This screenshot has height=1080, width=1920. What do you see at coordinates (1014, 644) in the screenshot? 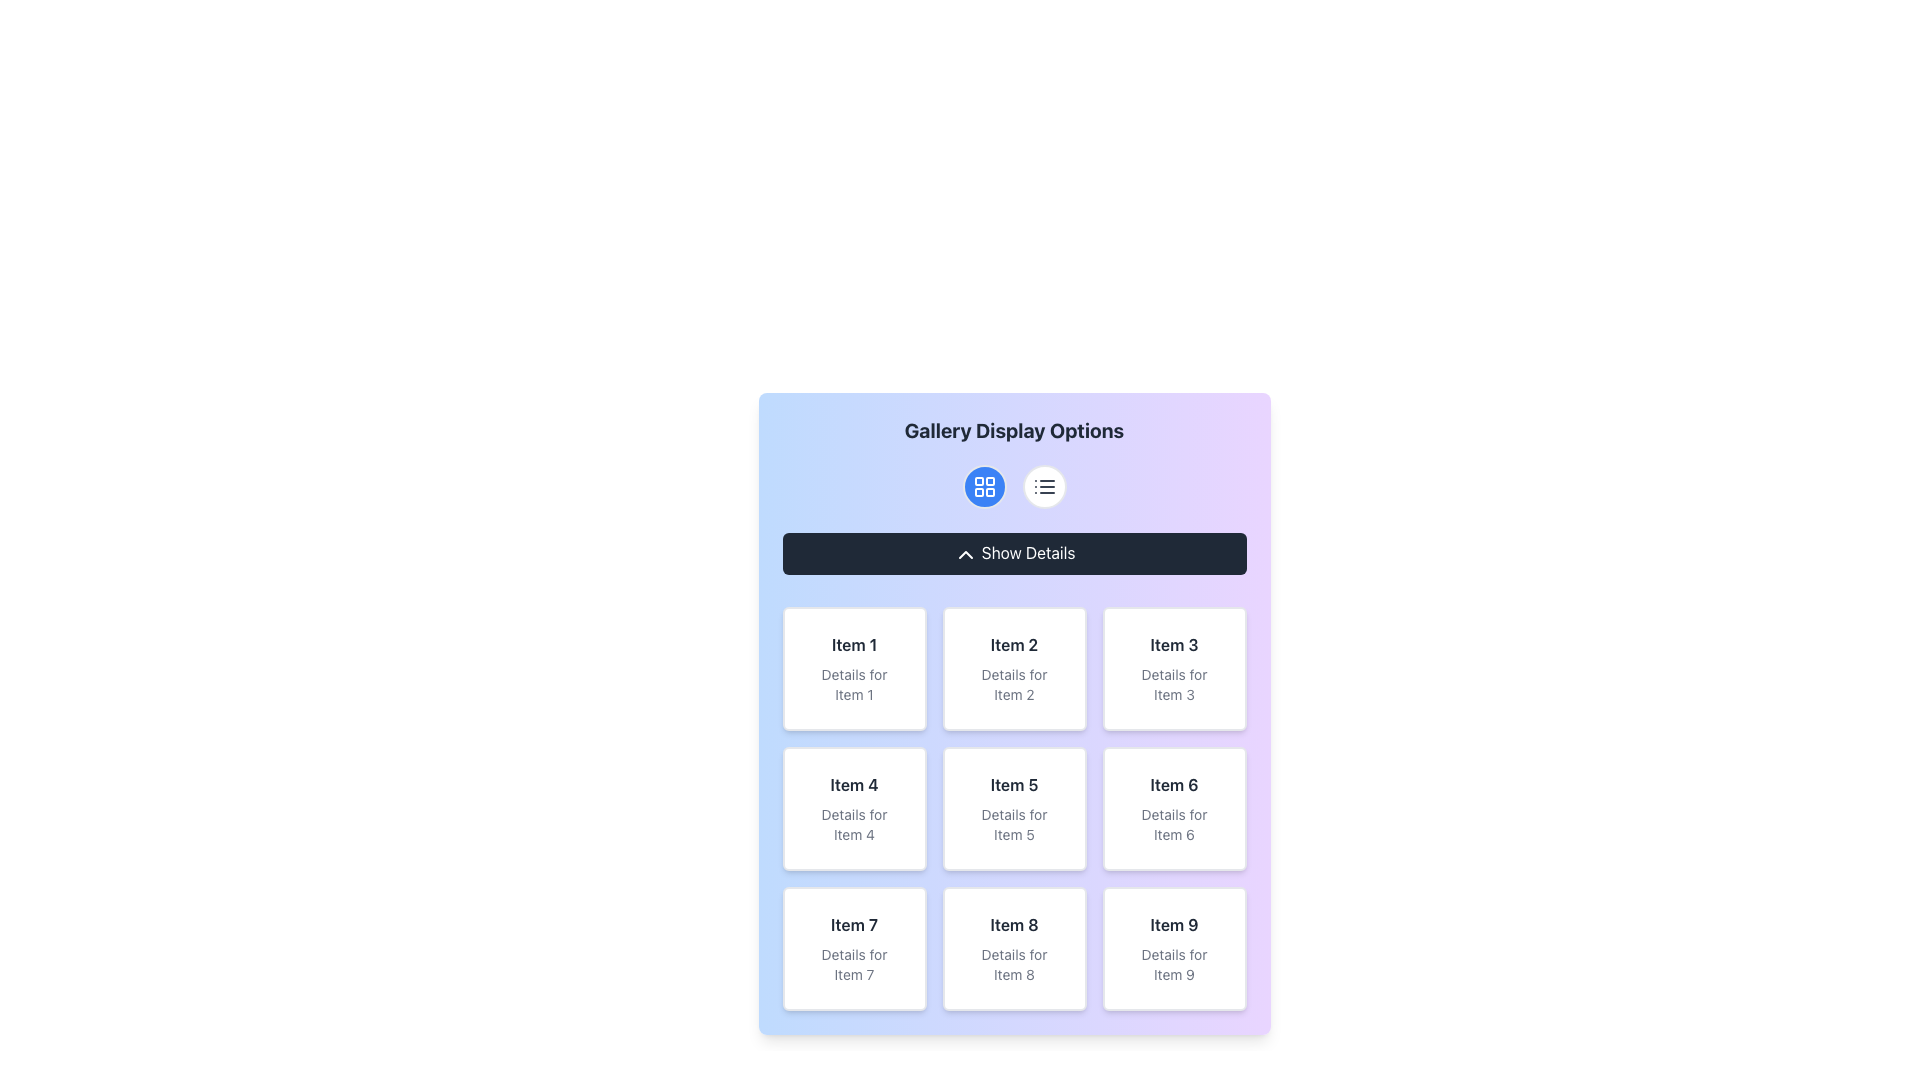
I see `the Text Label displaying 'Item 2', which is bold and dark gray, located in the second card of the first row in a 3x3 grid, for additional options` at bounding box center [1014, 644].